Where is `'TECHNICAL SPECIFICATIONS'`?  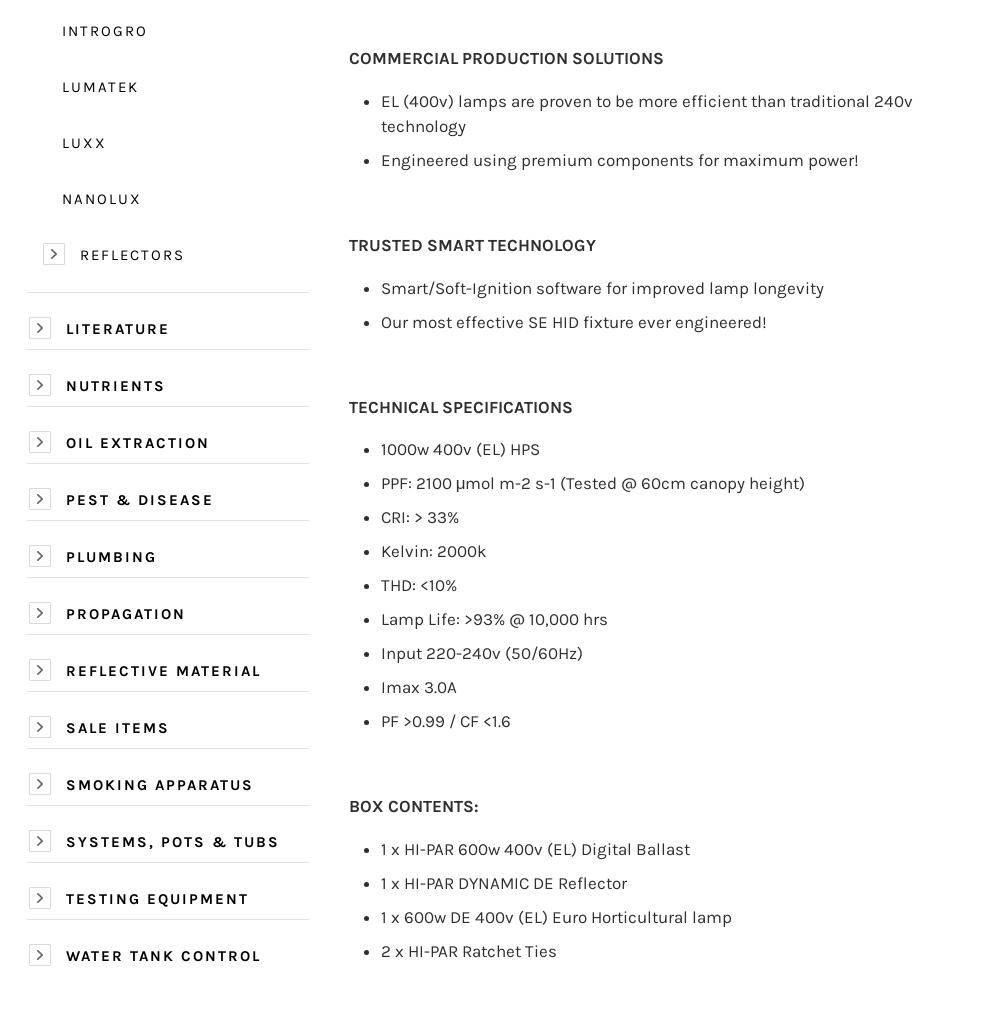 'TECHNICAL SPECIFICATIONS' is located at coordinates (462, 404).